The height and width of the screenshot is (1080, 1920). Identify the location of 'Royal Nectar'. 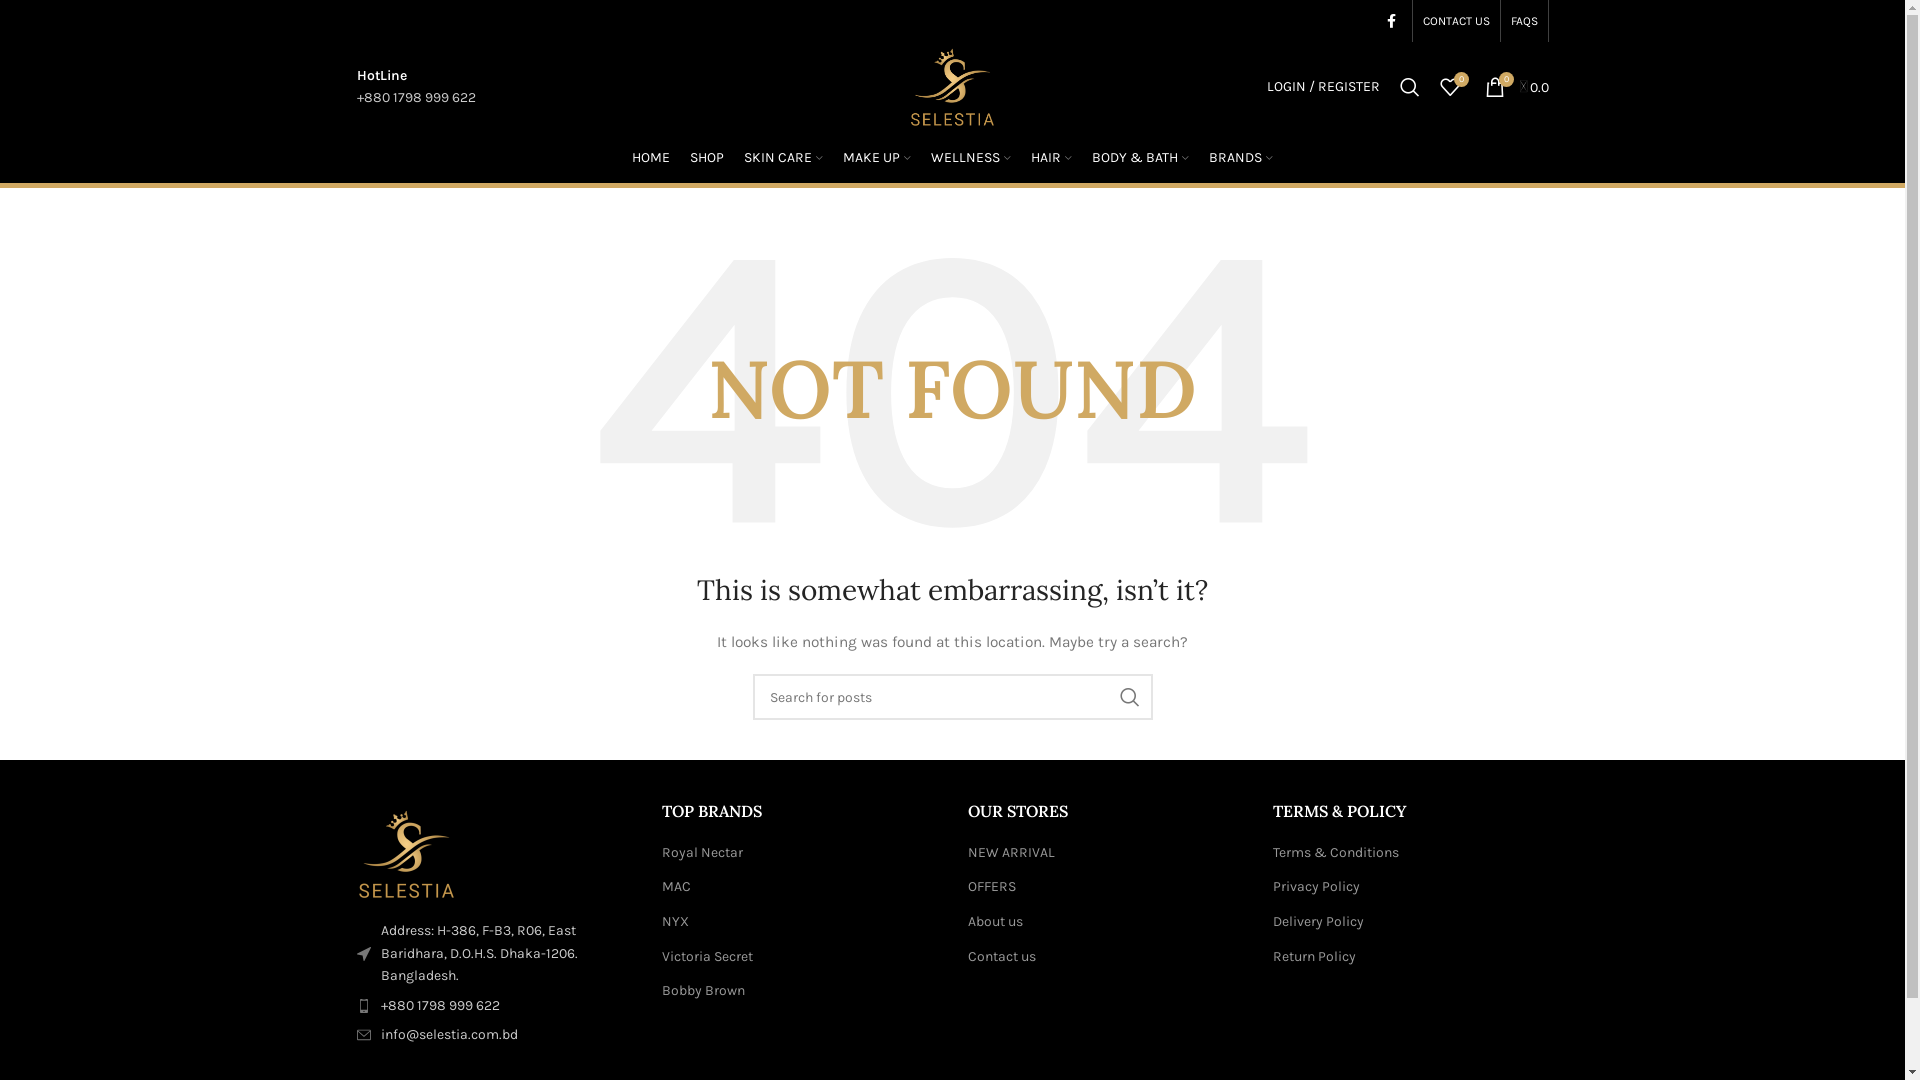
(703, 852).